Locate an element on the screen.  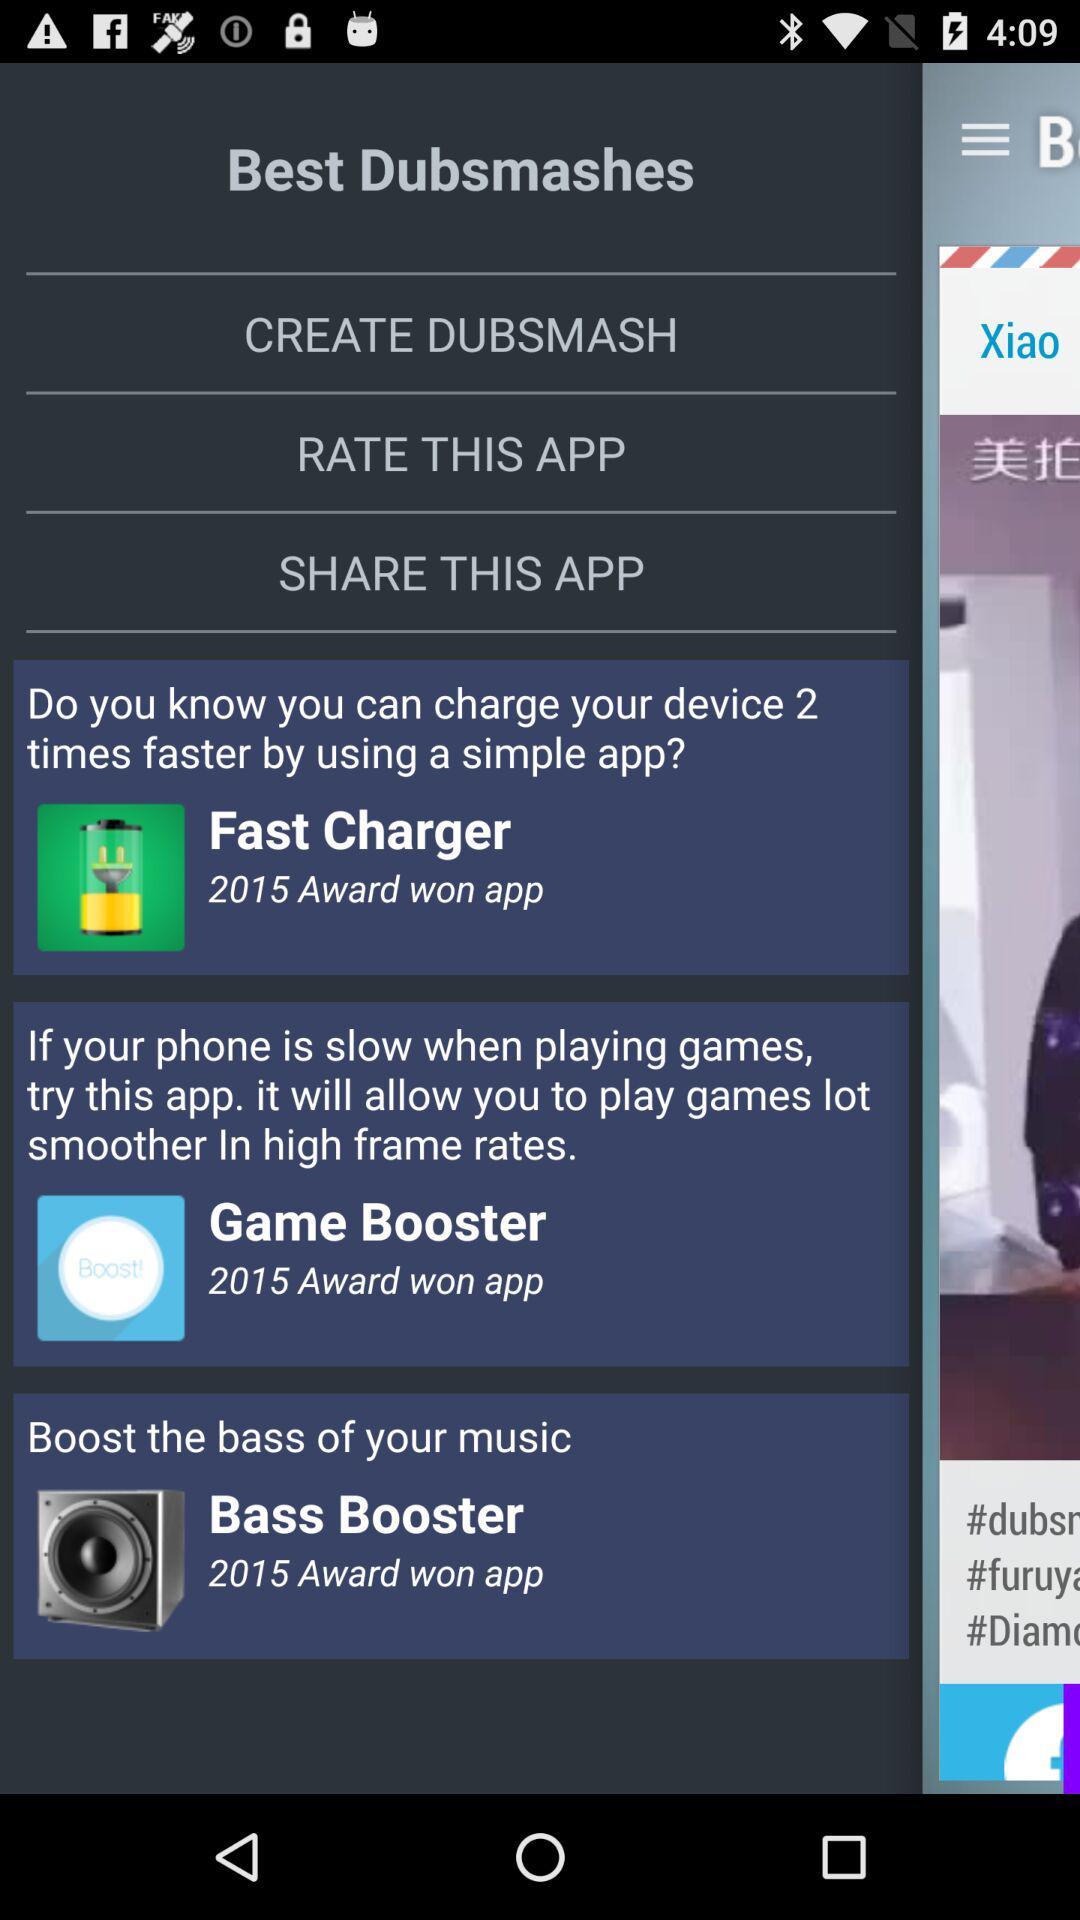
the item above the dubsmash spongebob spongebobsquarepants is located at coordinates (1009, 936).